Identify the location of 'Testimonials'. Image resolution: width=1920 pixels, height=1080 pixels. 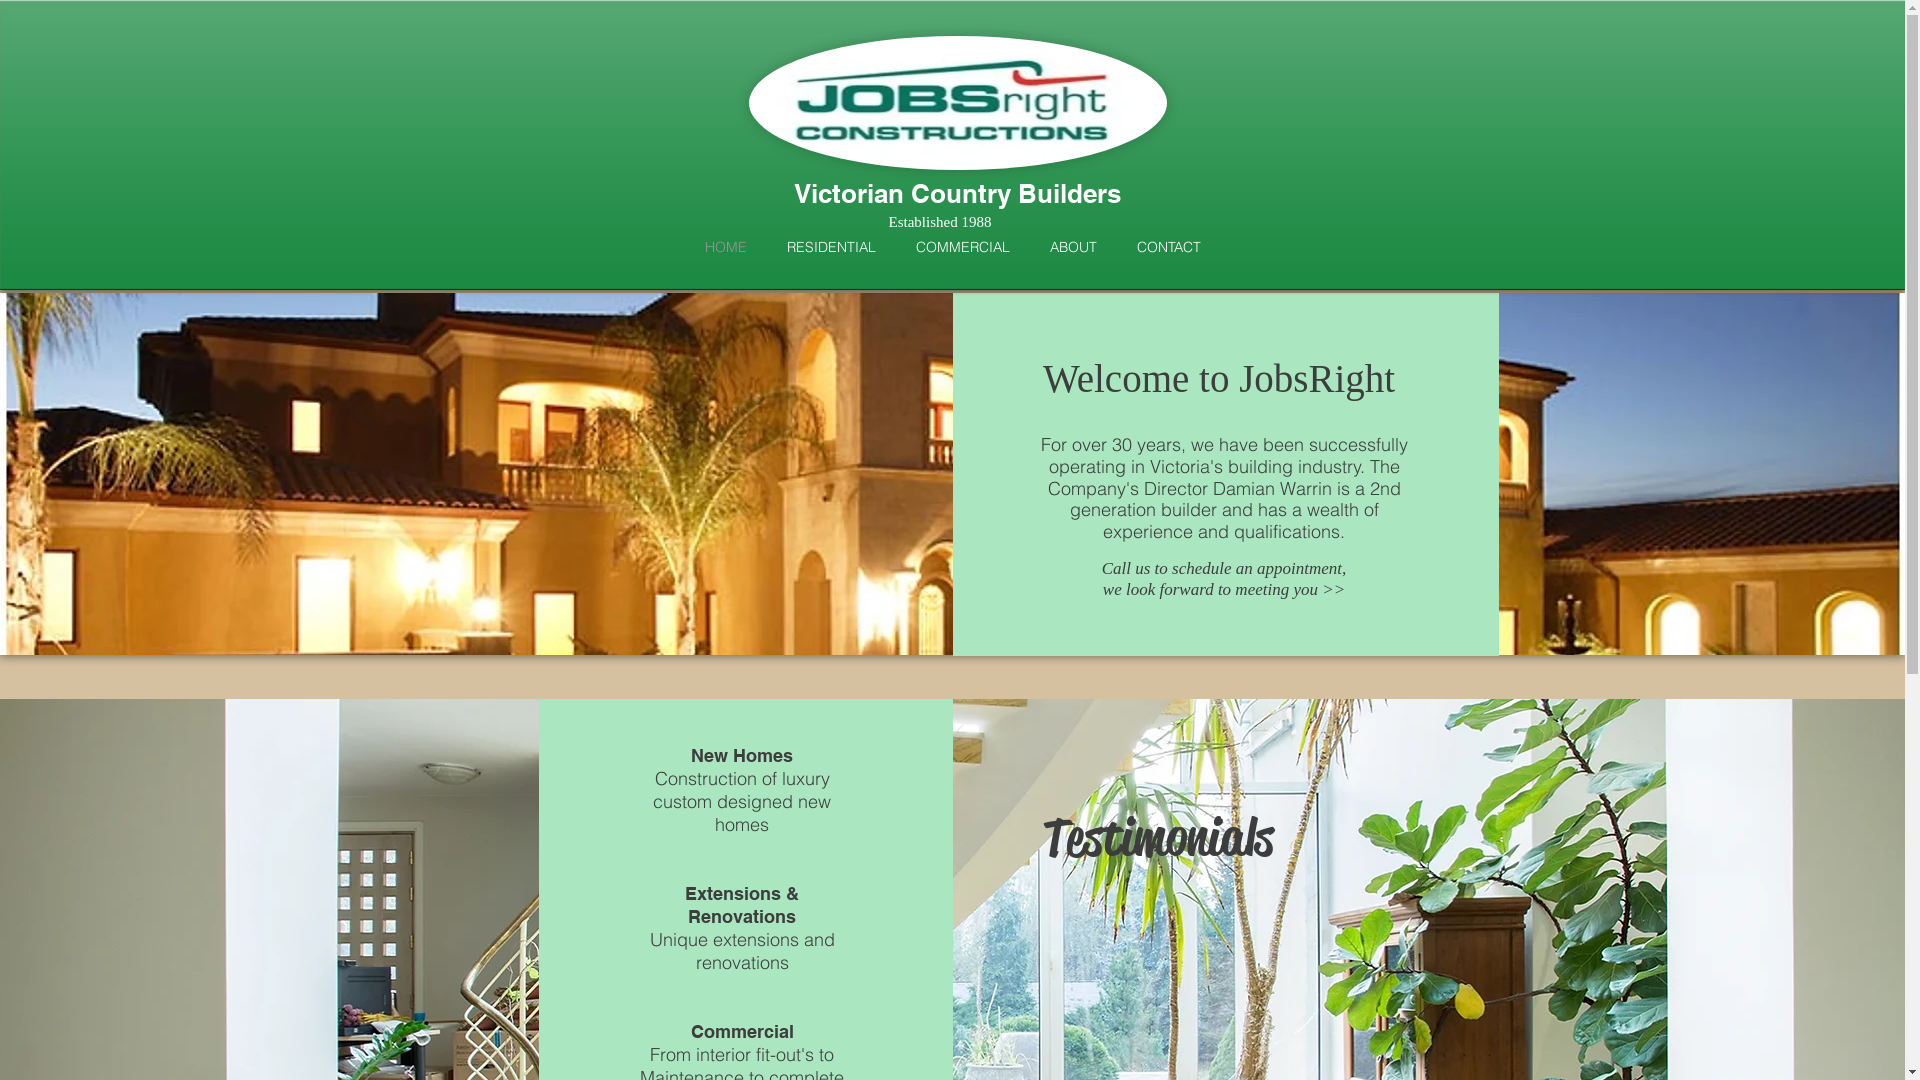
(1240, 948).